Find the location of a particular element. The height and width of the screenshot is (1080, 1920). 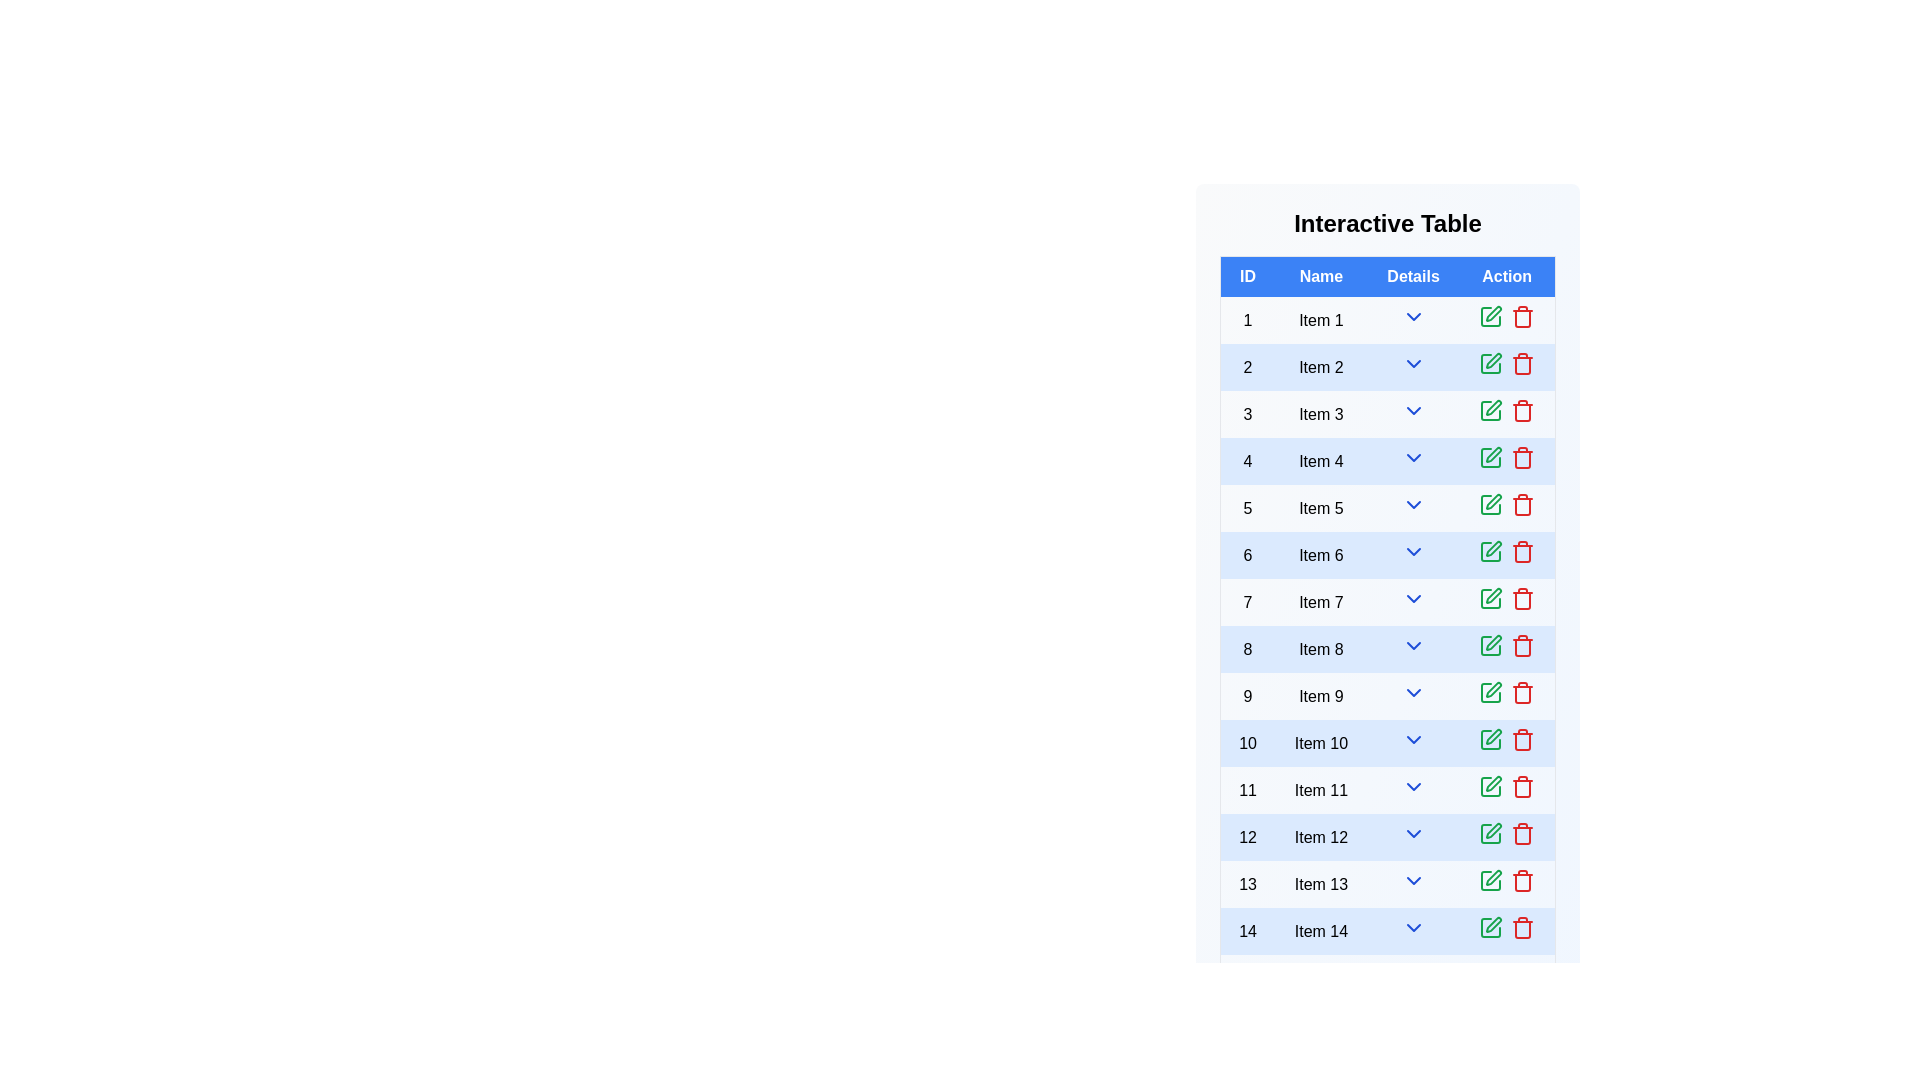

the header of the column Name to sort the rows by that column is located at coordinates (1321, 276).